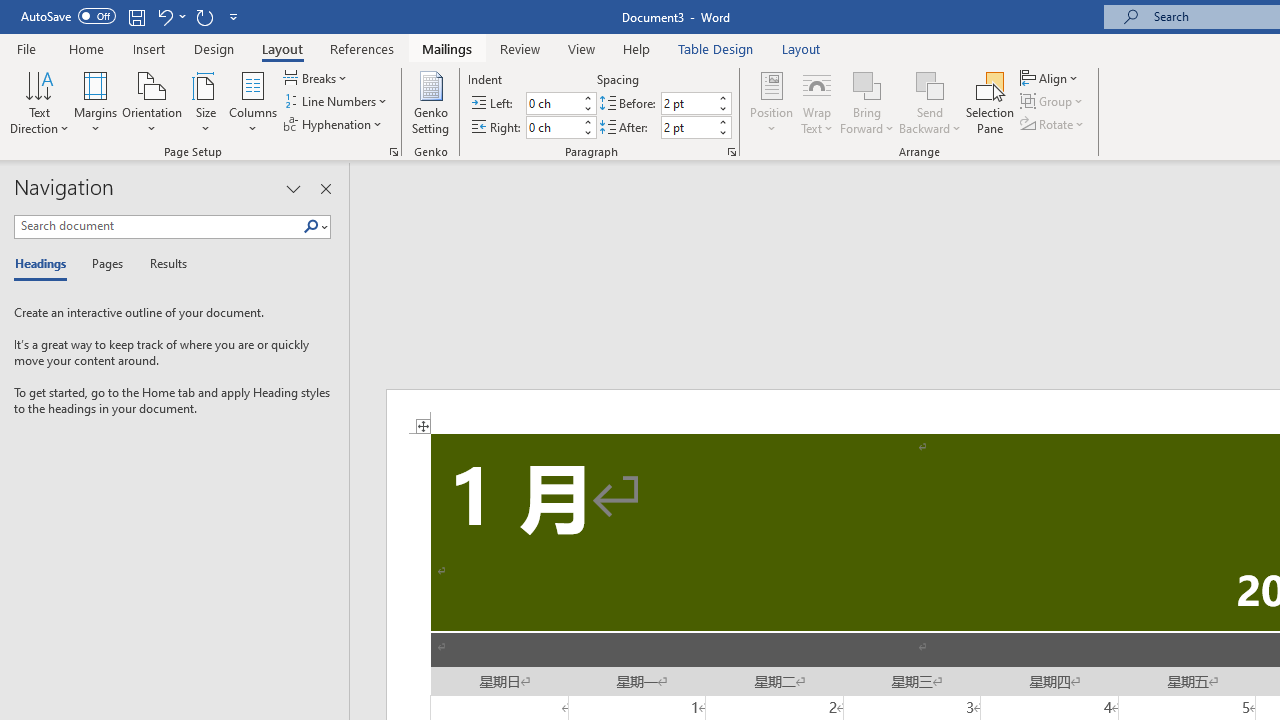  What do you see at coordinates (310, 226) in the screenshot?
I see `'Search'` at bounding box center [310, 226].